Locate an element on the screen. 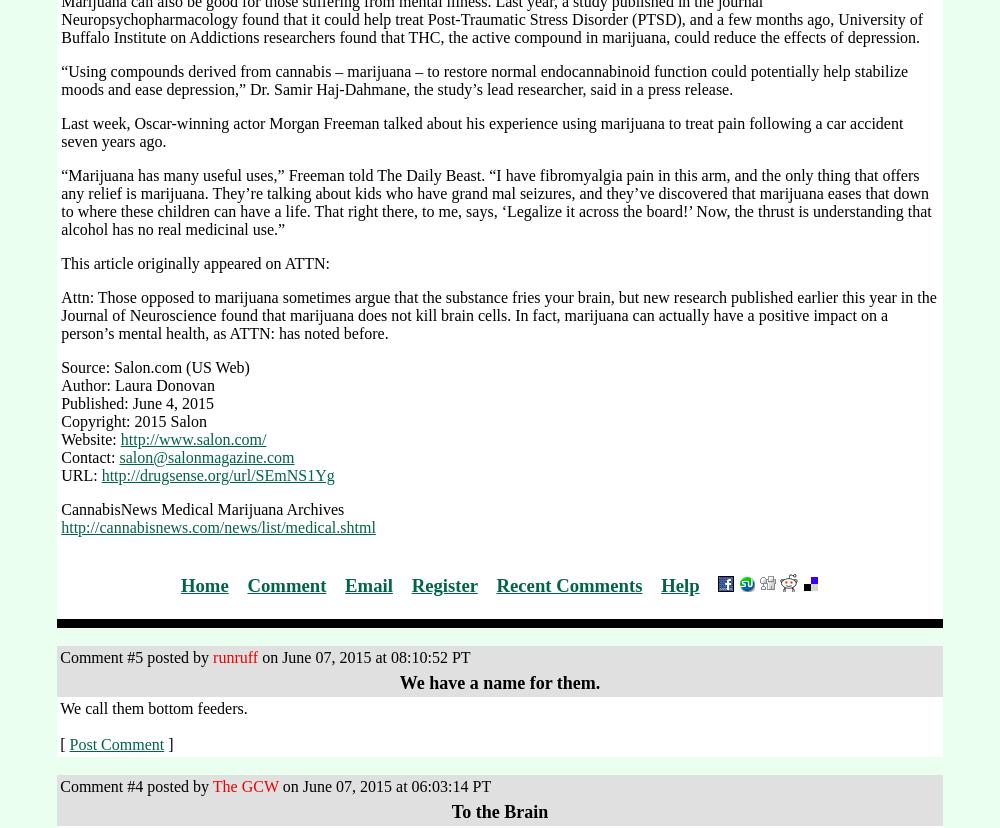  'Author: Laura Donovan' is located at coordinates (137, 384).